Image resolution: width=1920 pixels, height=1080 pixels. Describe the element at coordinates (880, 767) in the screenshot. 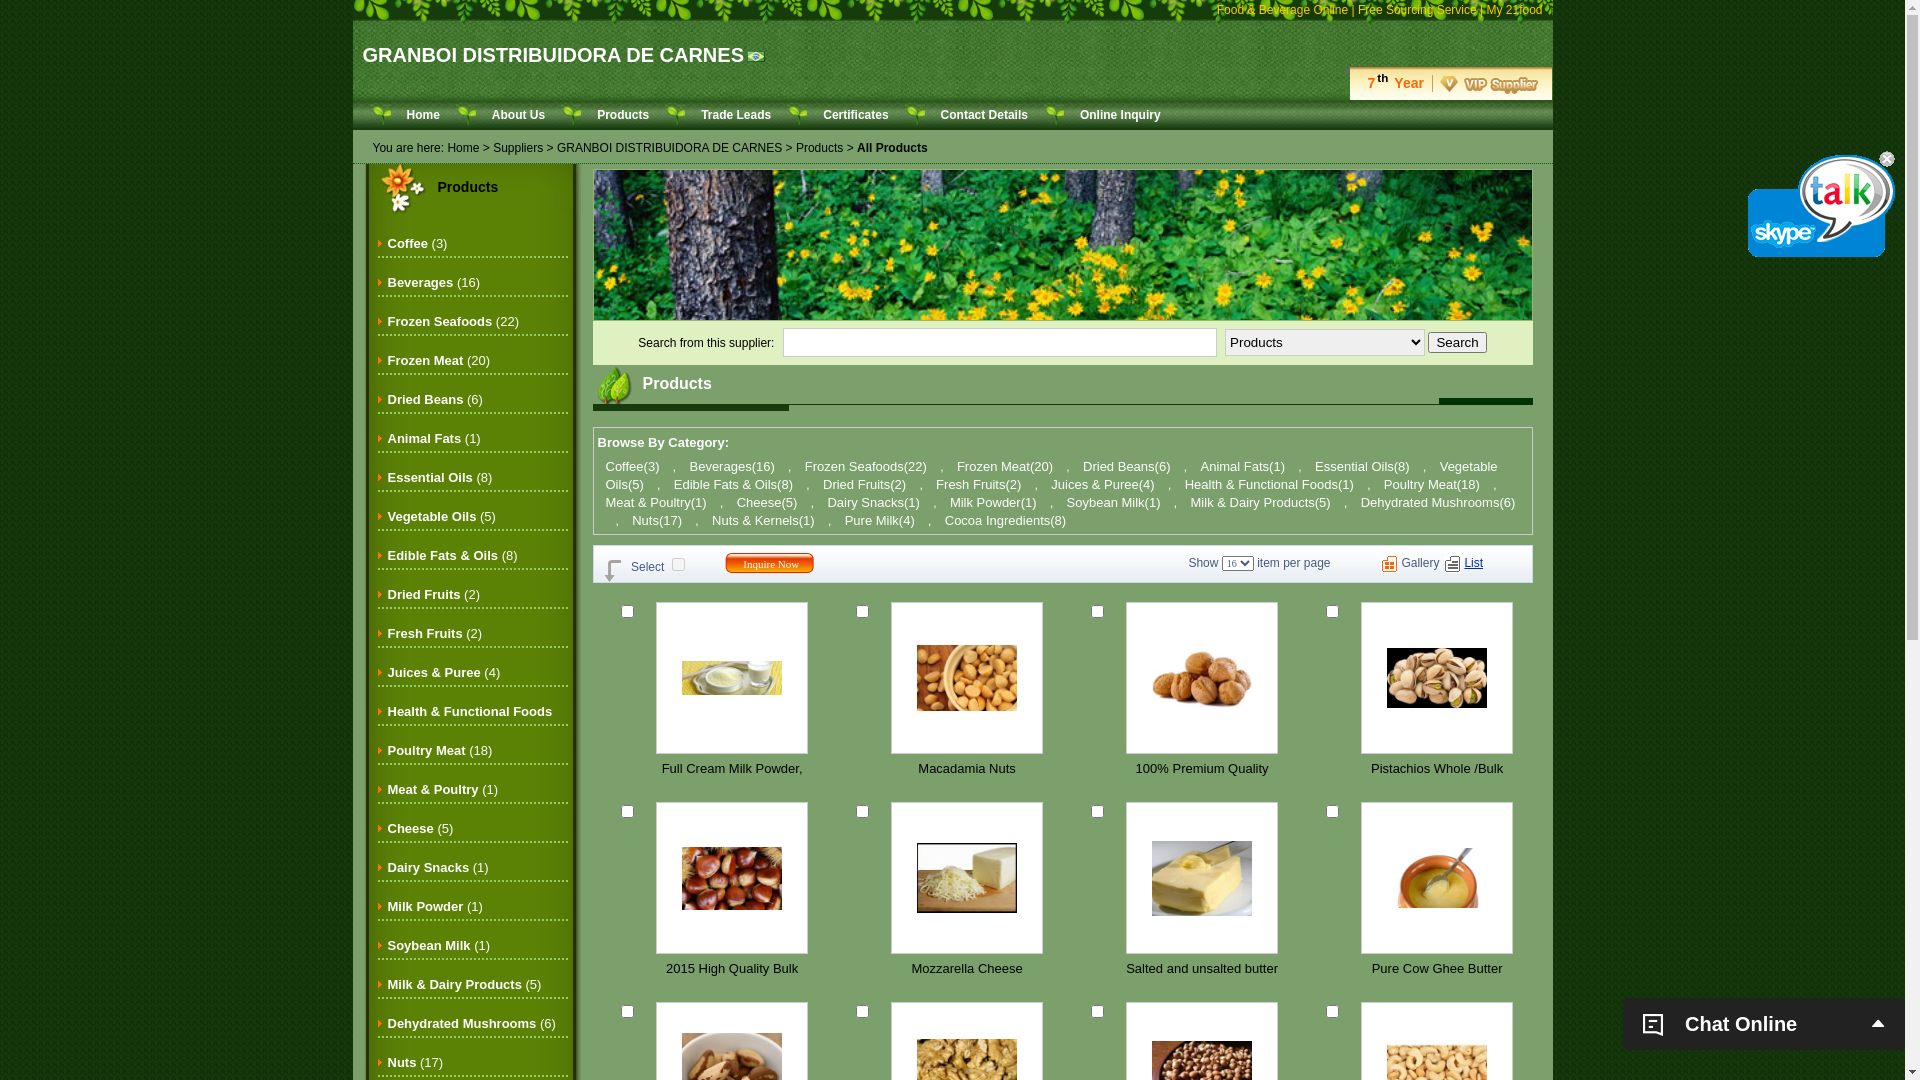

I see `'Macadamia Nuts'` at that location.